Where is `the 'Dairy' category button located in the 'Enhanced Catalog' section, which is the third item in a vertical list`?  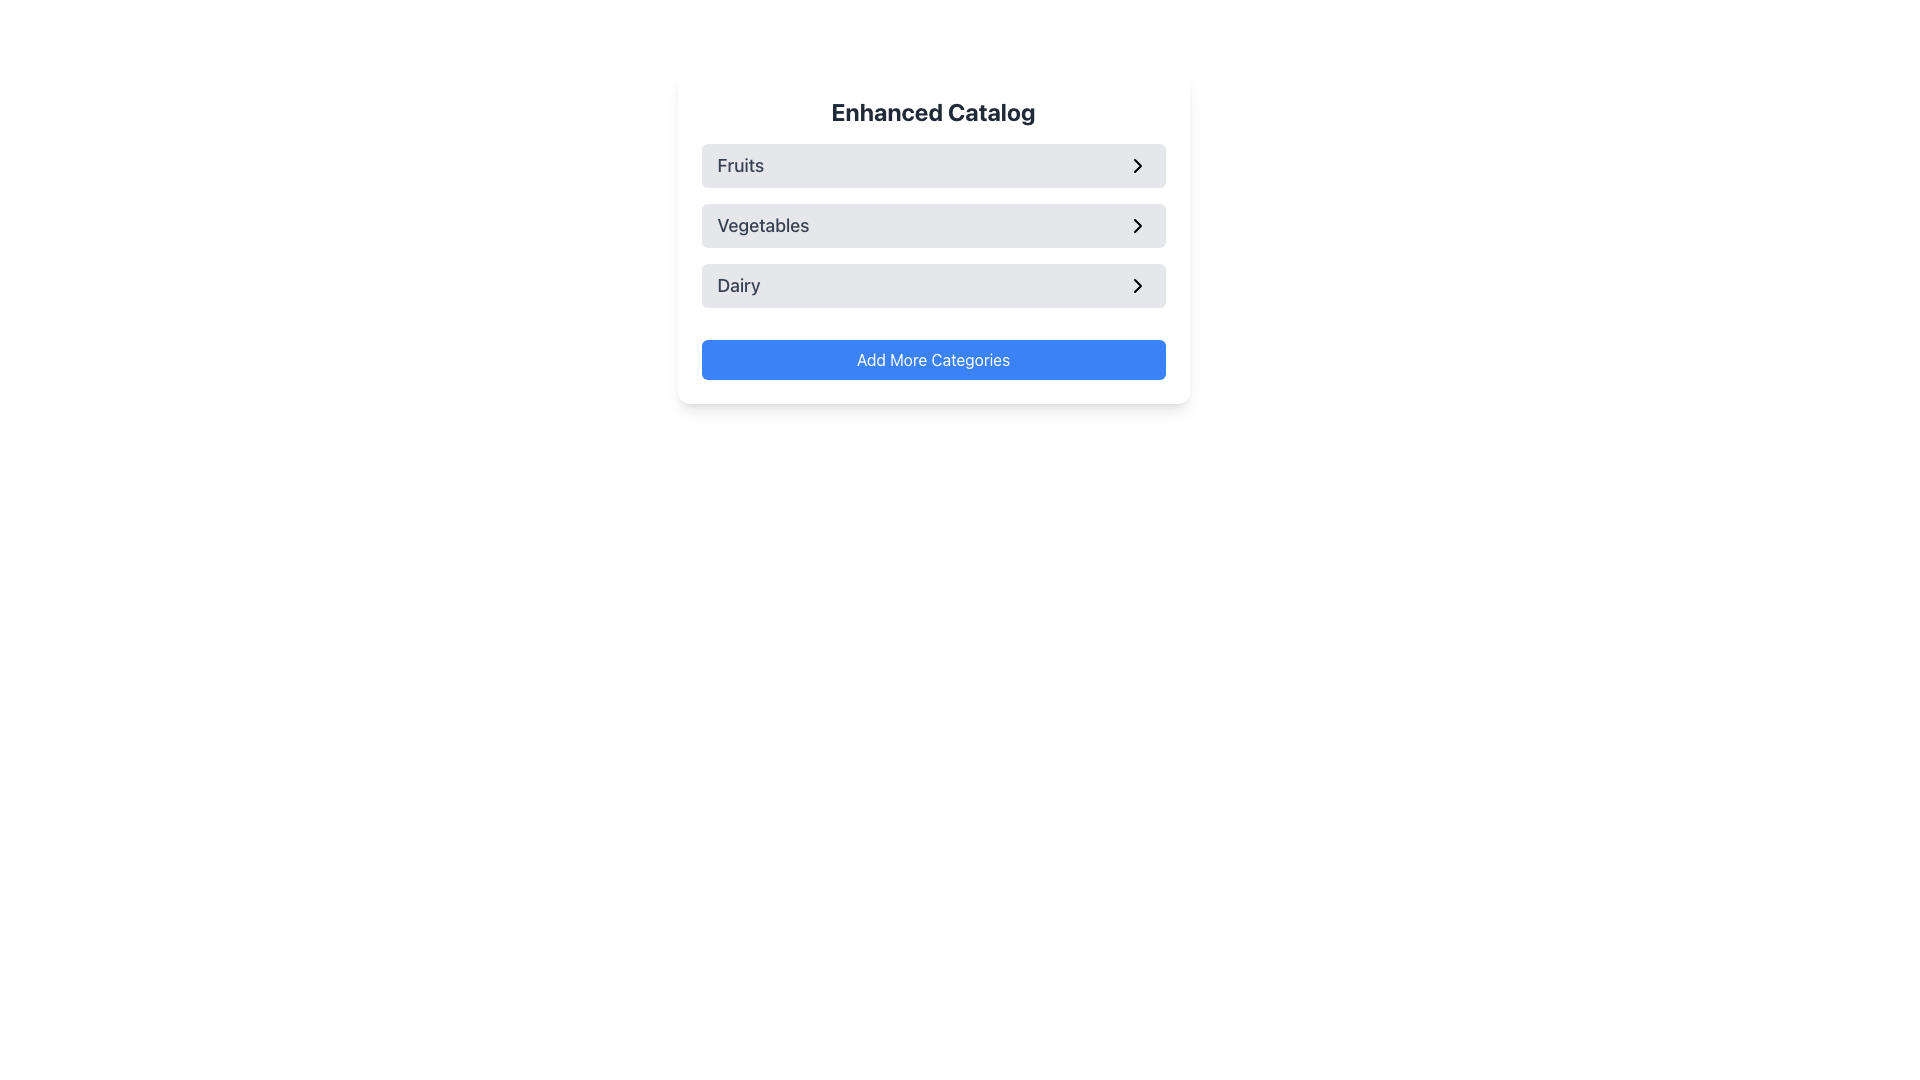 the 'Dairy' category button located in the 'Enhanced Catalog' section, which is the third item in a vertical list is located at coordinates (932, 285).